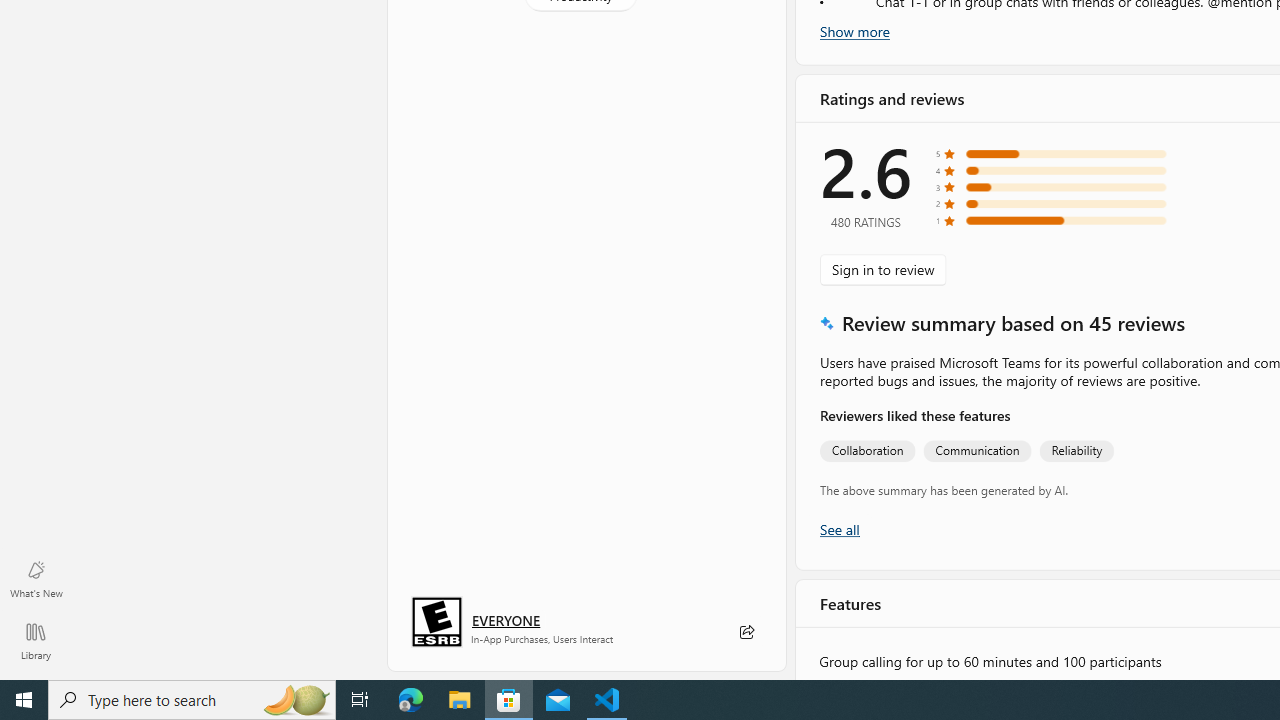 The width and height of the screenshot is (1280, 720). Describe the element at coordinates (855, 31) in the screenshot. I see `'Show more'` at that location.